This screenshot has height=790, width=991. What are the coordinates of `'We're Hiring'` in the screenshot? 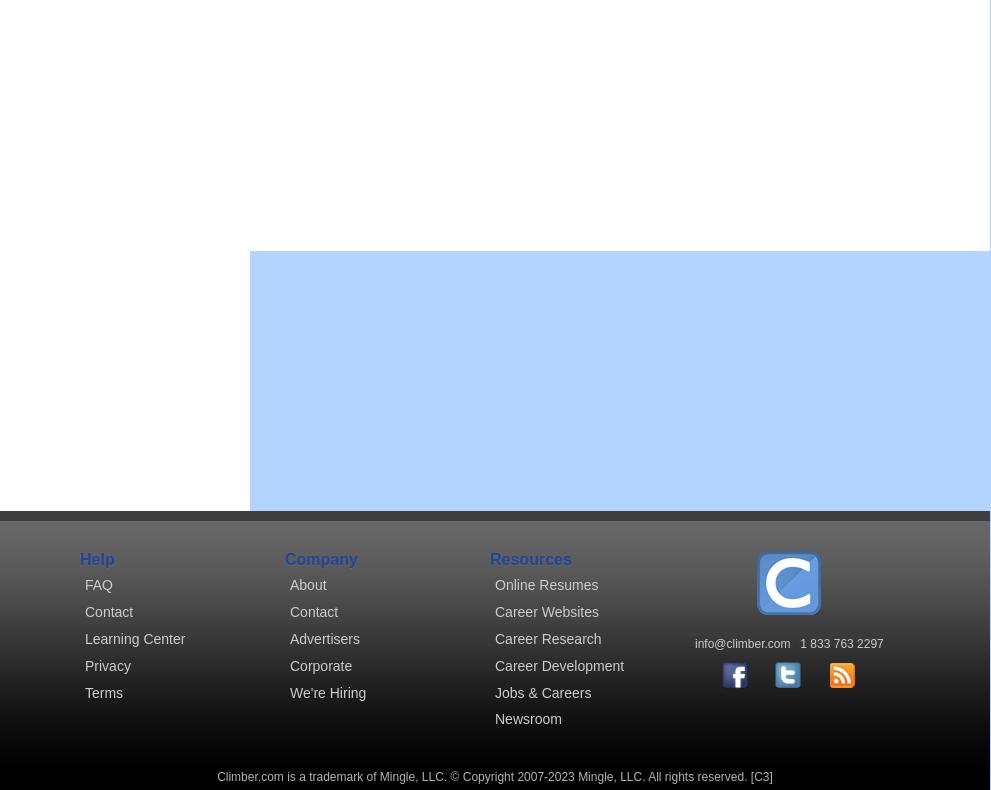 It's located at (328, 690).